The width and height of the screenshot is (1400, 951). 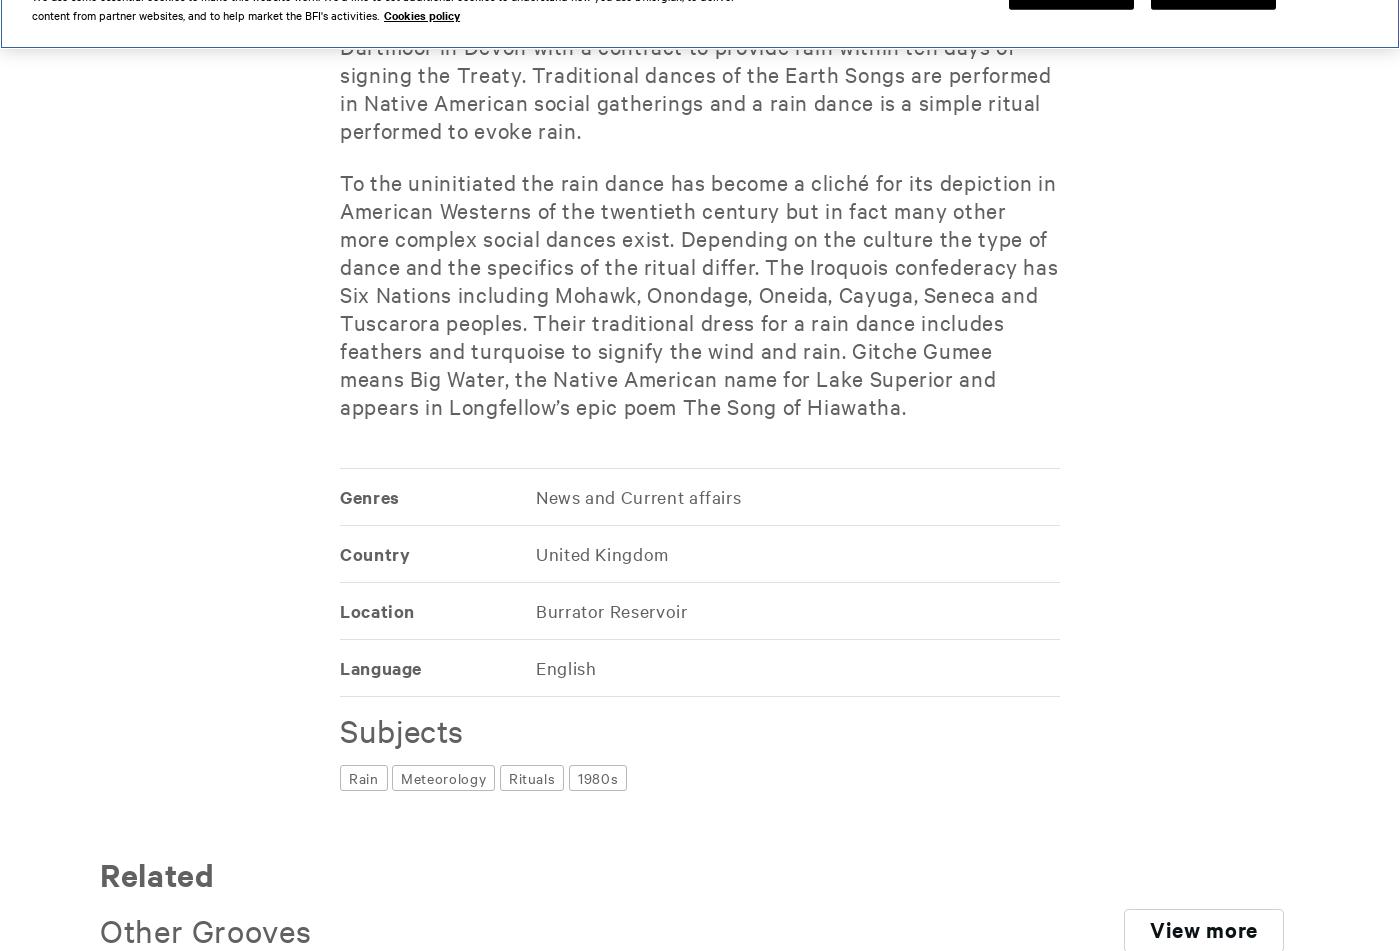 What do you see at coordinates (597, 777) in the screenshot?
I see `'1980s'` at bounding box center [597, 777].